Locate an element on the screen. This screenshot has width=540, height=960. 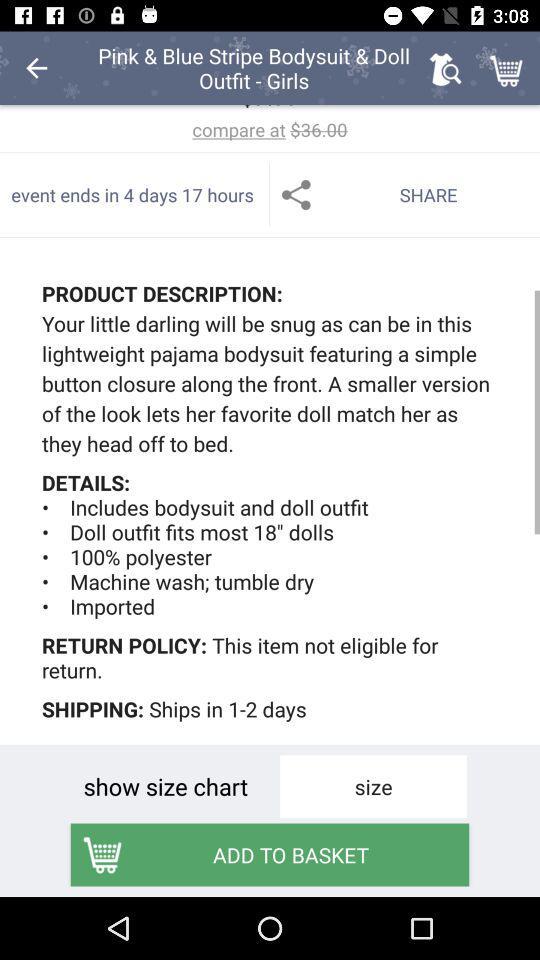
the item to the left of the pink blue stripe is located at coordinates (36, 68).